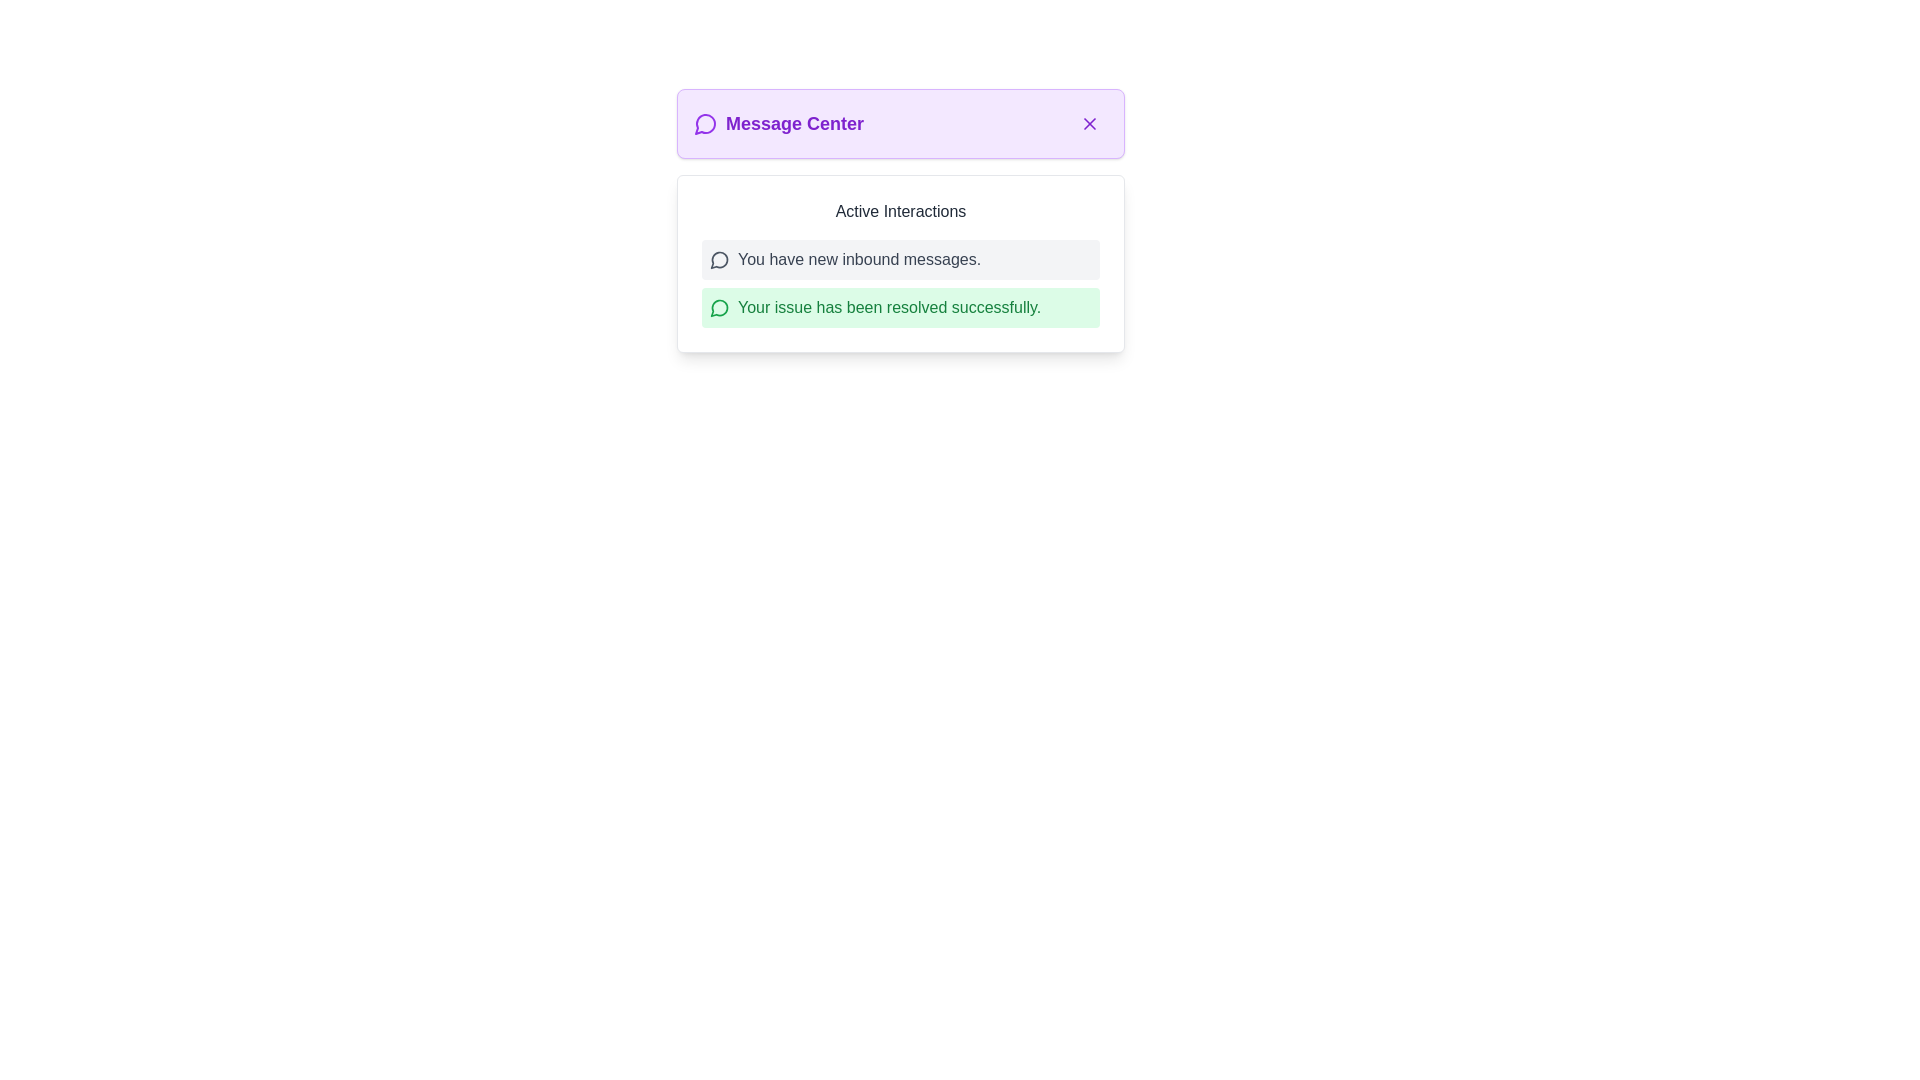 Image resolution: width=1920 pixels, height=1080 pixels. I want to click on the small close button represented as an 'X' icon with a purple color at the top-right corner of the 'Message Center' header, so click(1088, 123).